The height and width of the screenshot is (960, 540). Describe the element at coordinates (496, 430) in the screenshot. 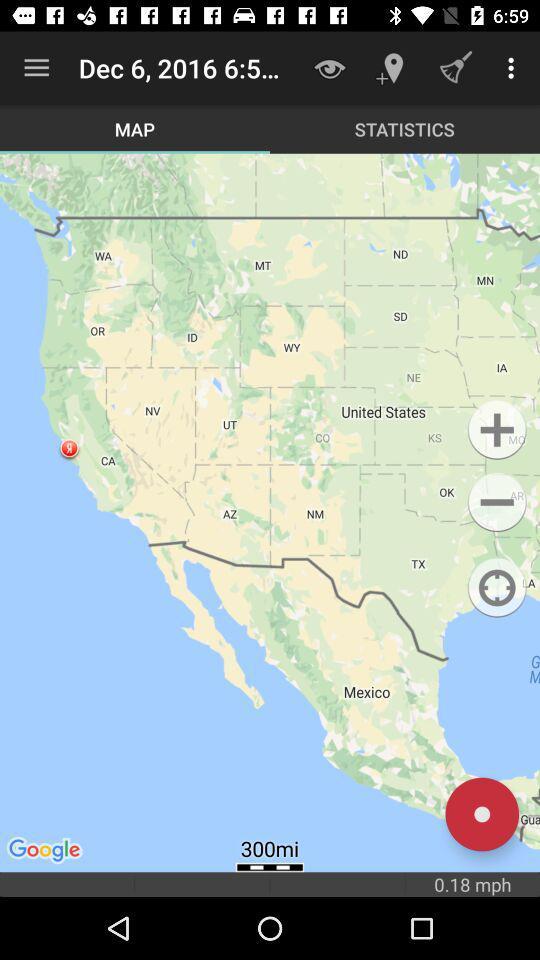

I see `the add icon` at that location.